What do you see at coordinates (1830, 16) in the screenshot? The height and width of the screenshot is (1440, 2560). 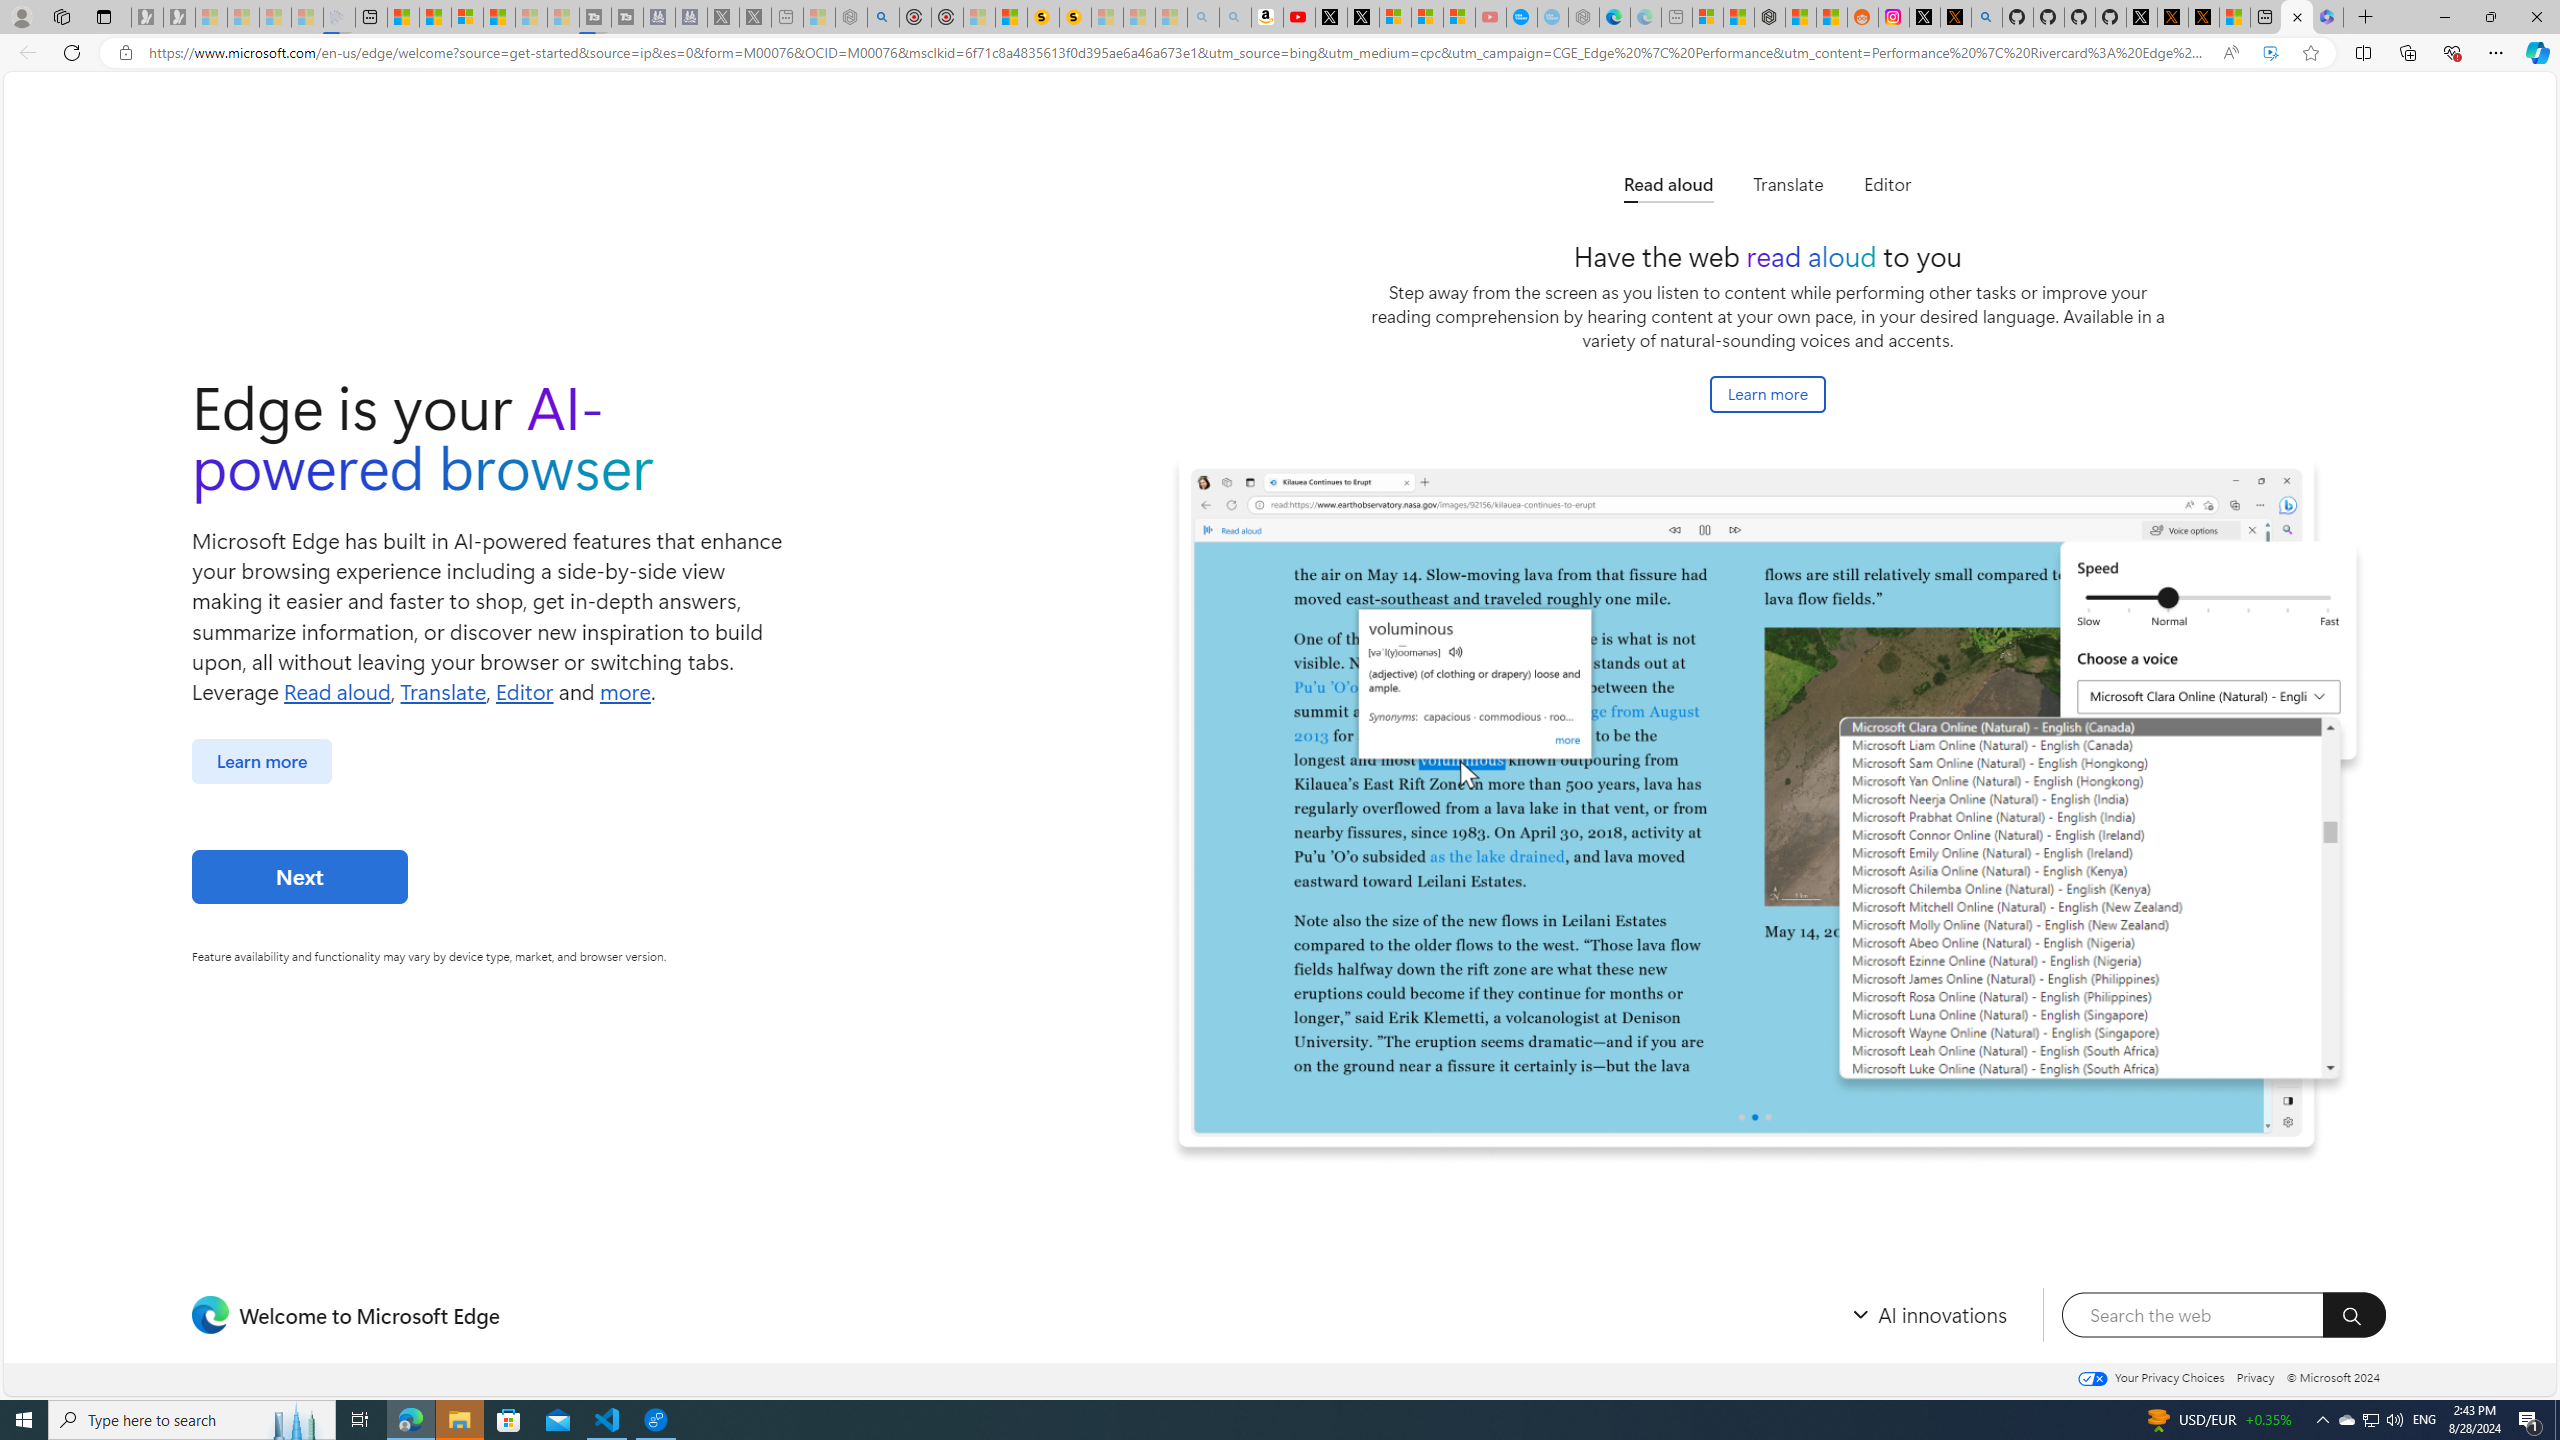 I see `'Shanghai, China Weather trends | Microsoft Weather'` at bounding box center [1830, 16].